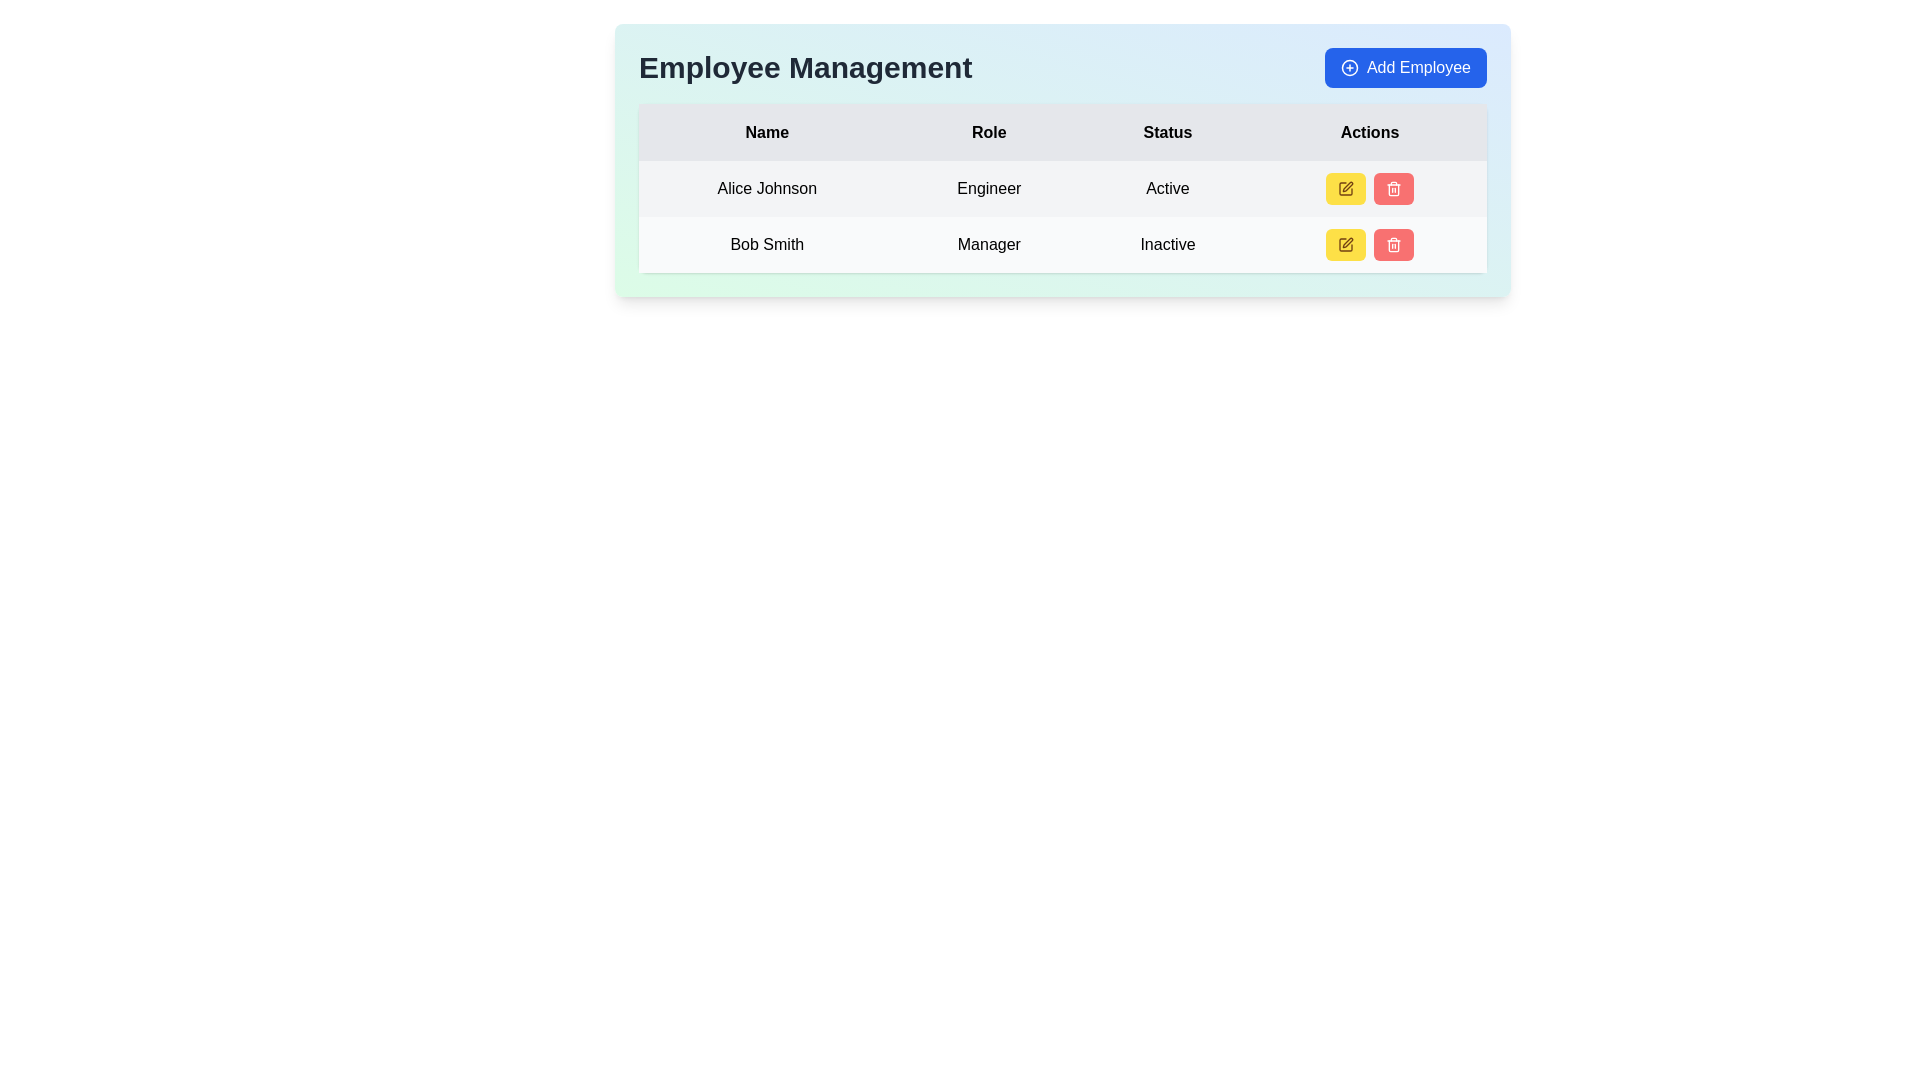  What do you see at coordinates (1367, 189) in the screenshot?
I see `the yellow 'Edit' button in the table cell associated with 'Alice Johnson' in the 'Employee Management' table` at bounding box center [1367, 189].